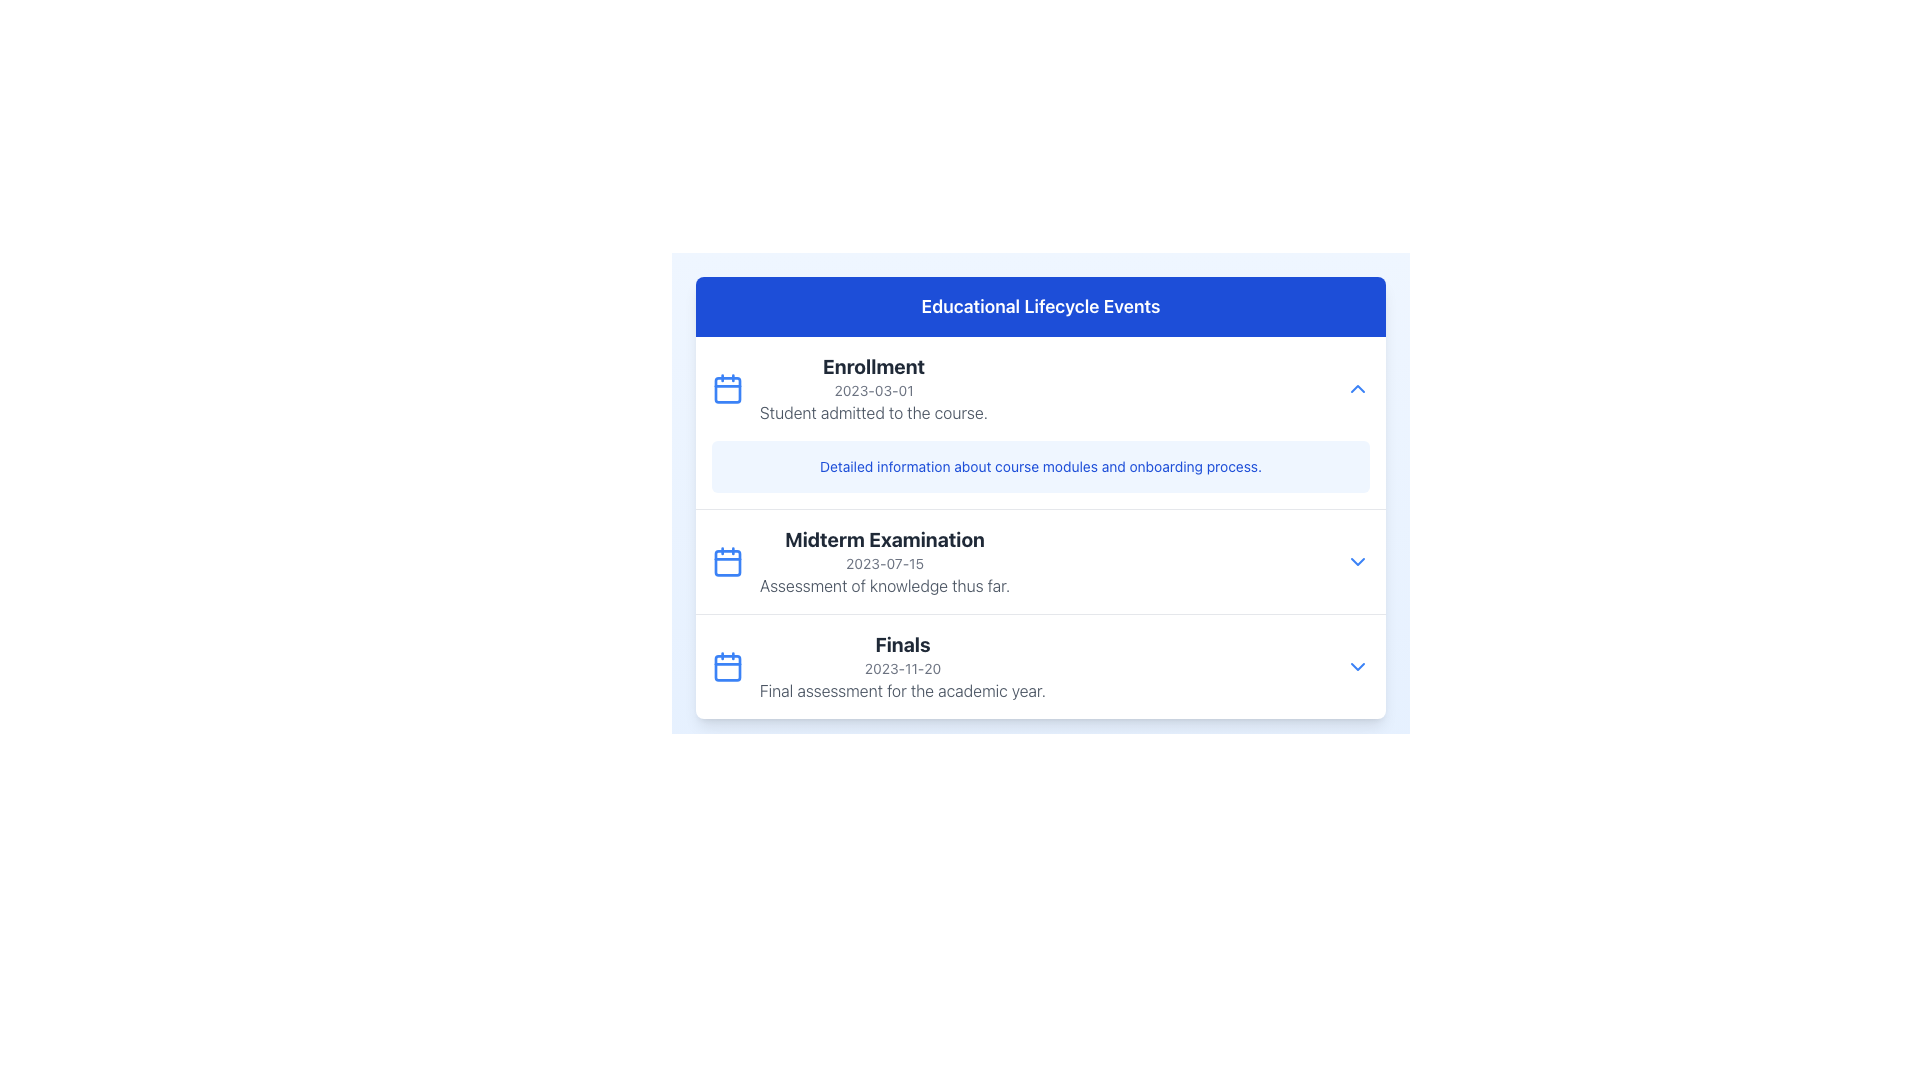 The height and width of the screenshot is (1080, 1920). I want to click on the text block titled 'Enrollment' which contains the date '2023-03-01' and the description 'Student admitted to the course.' This block is located in the 'Educational Lifecycle Events' section, positioned to the right of a calendar icon, so click(873, 389).